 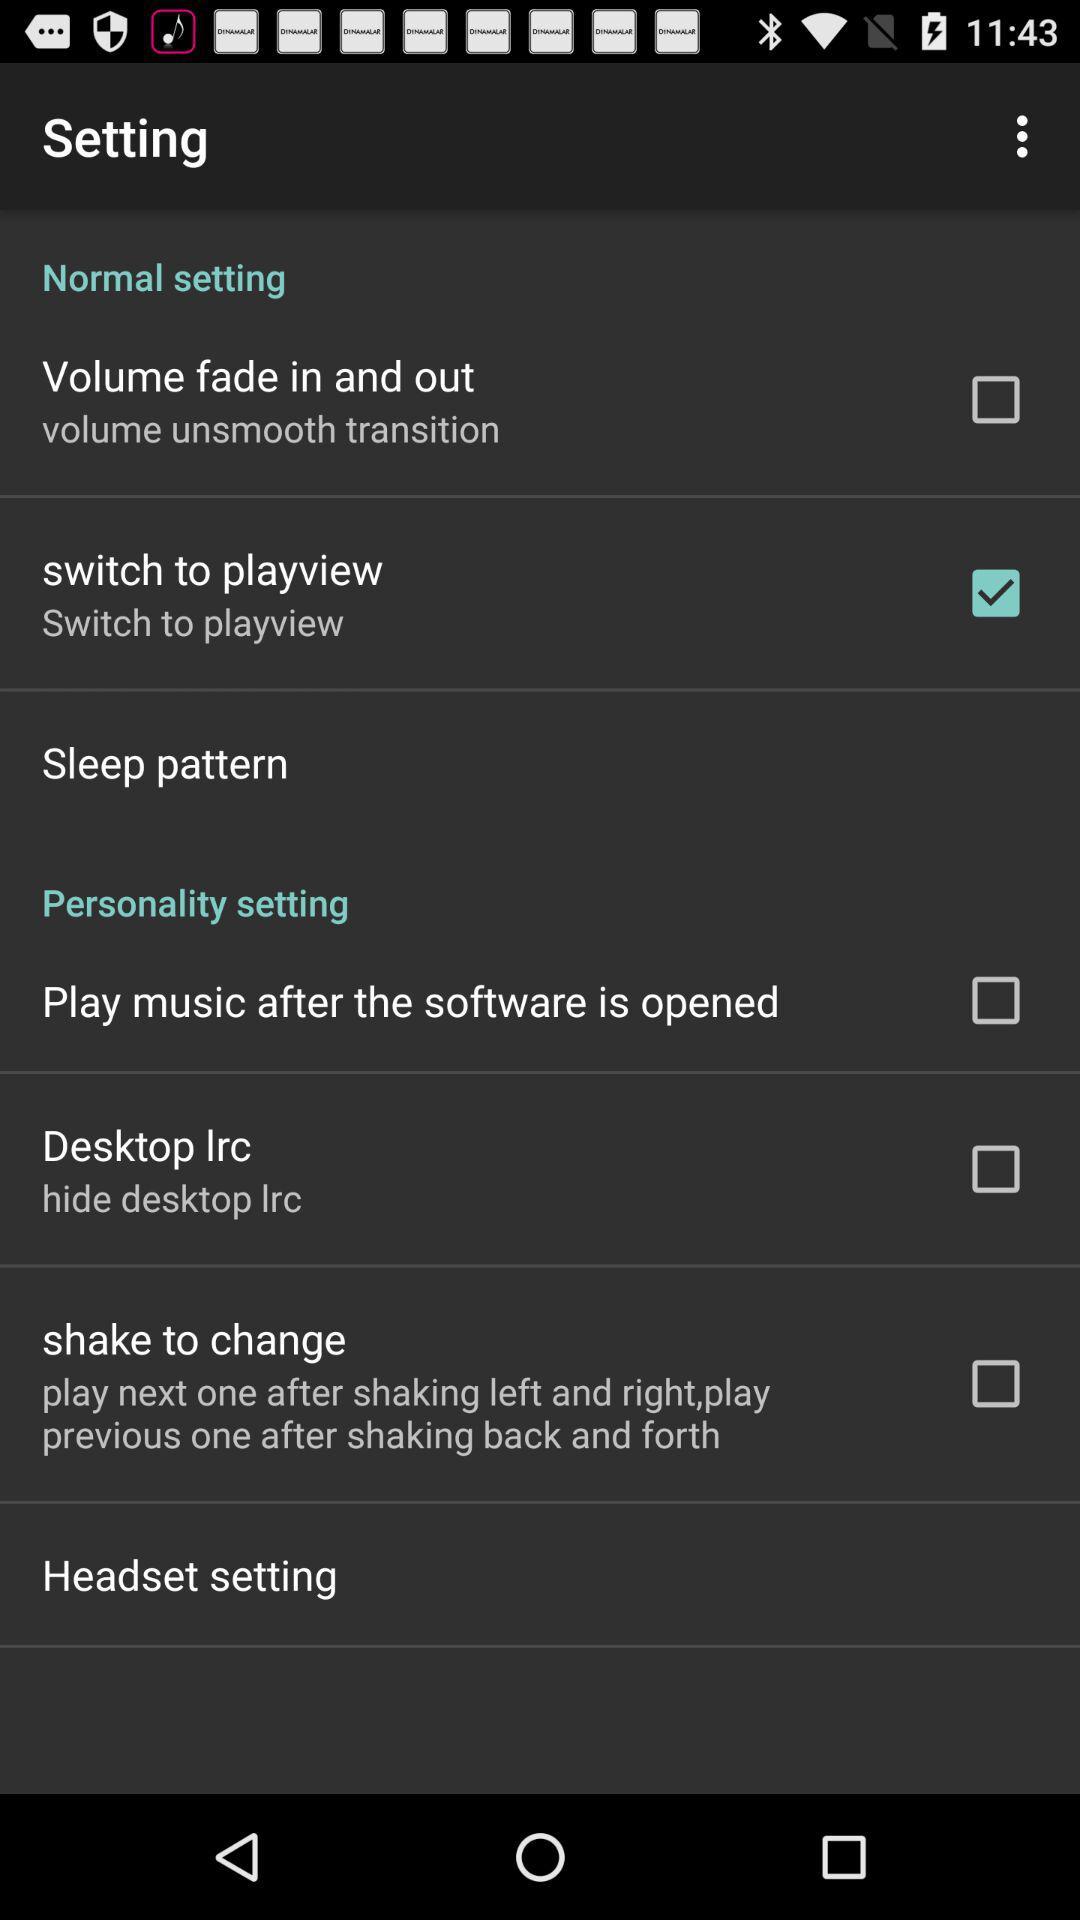 I want to click on the icon above volume unsmooth transition icon, so click(x=257, y=374).